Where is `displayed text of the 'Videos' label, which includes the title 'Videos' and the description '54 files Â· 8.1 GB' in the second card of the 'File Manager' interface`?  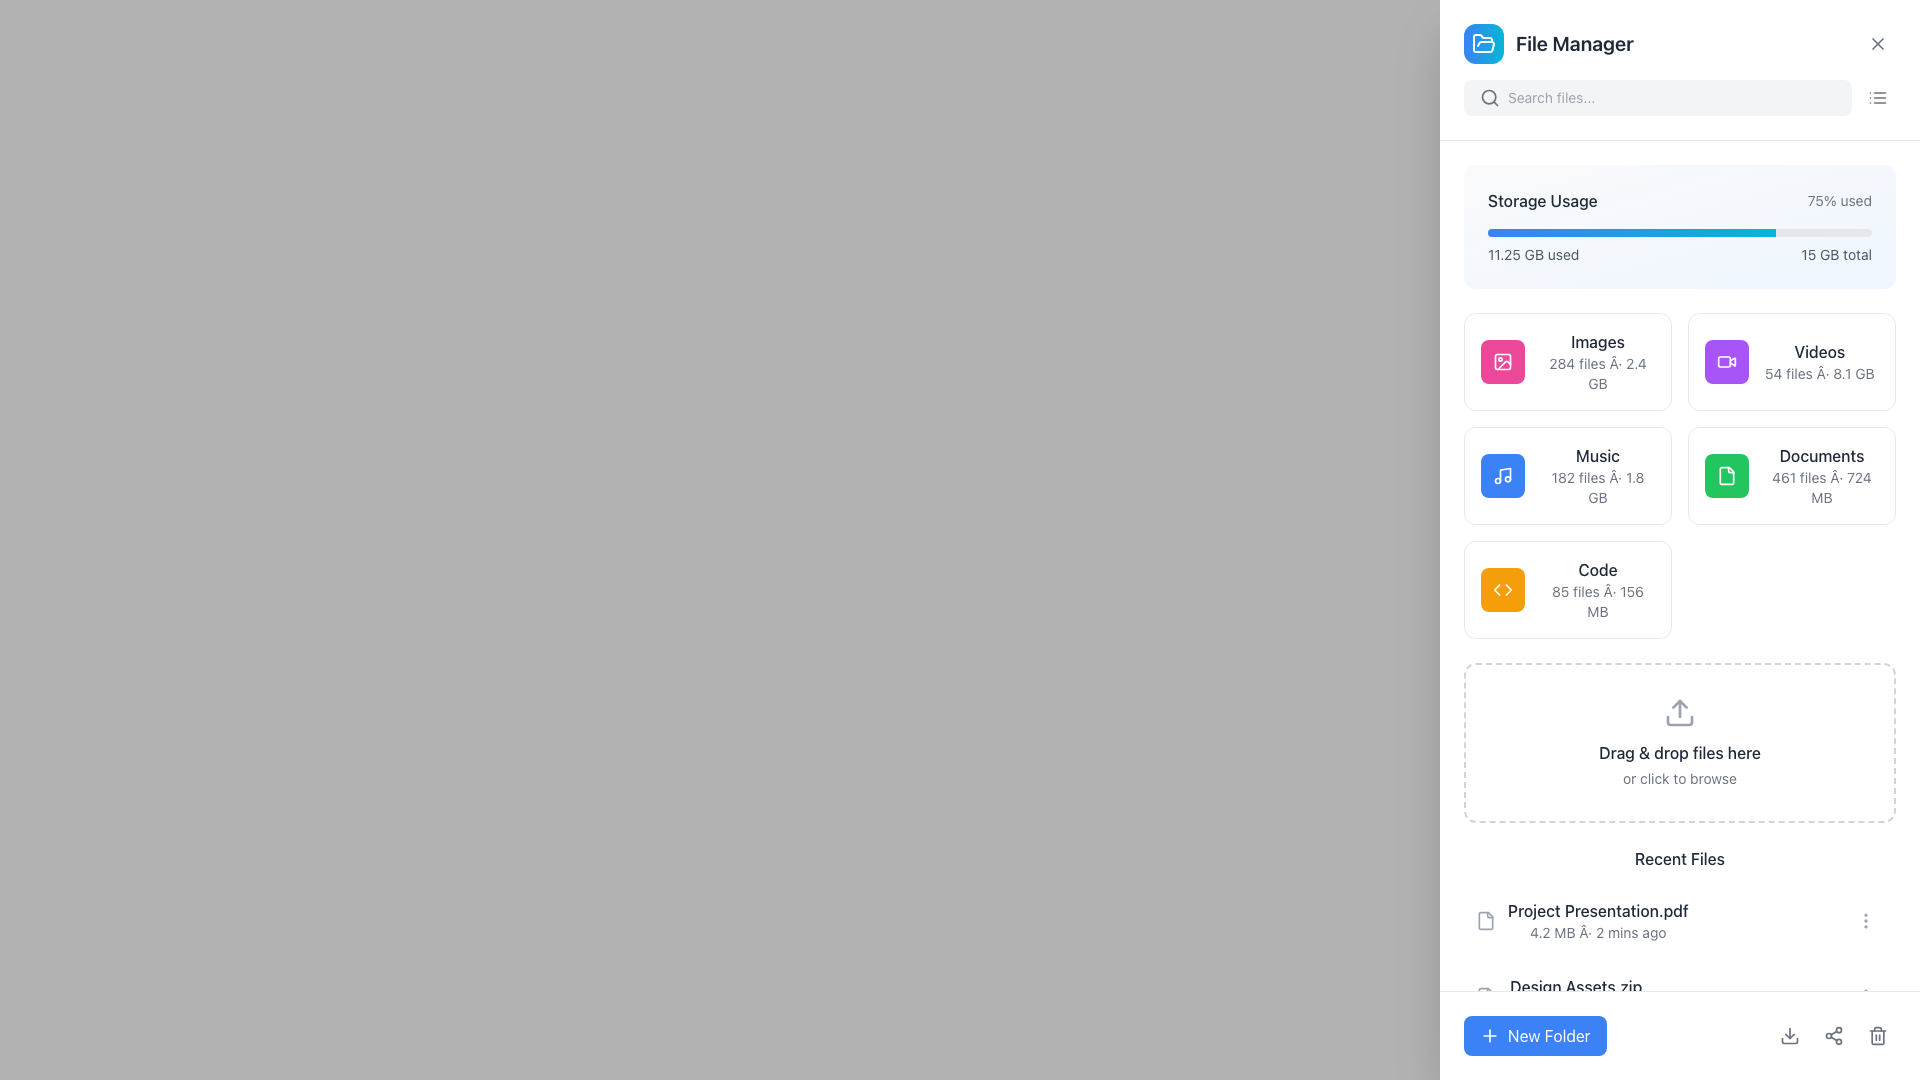
displayed text of the 'Videos' label, which includes the title 'Videos' and the description '54 files Â· 8.1 GB' in the second card of the 'File Manager' interface is located at coordinates (1819, 362).